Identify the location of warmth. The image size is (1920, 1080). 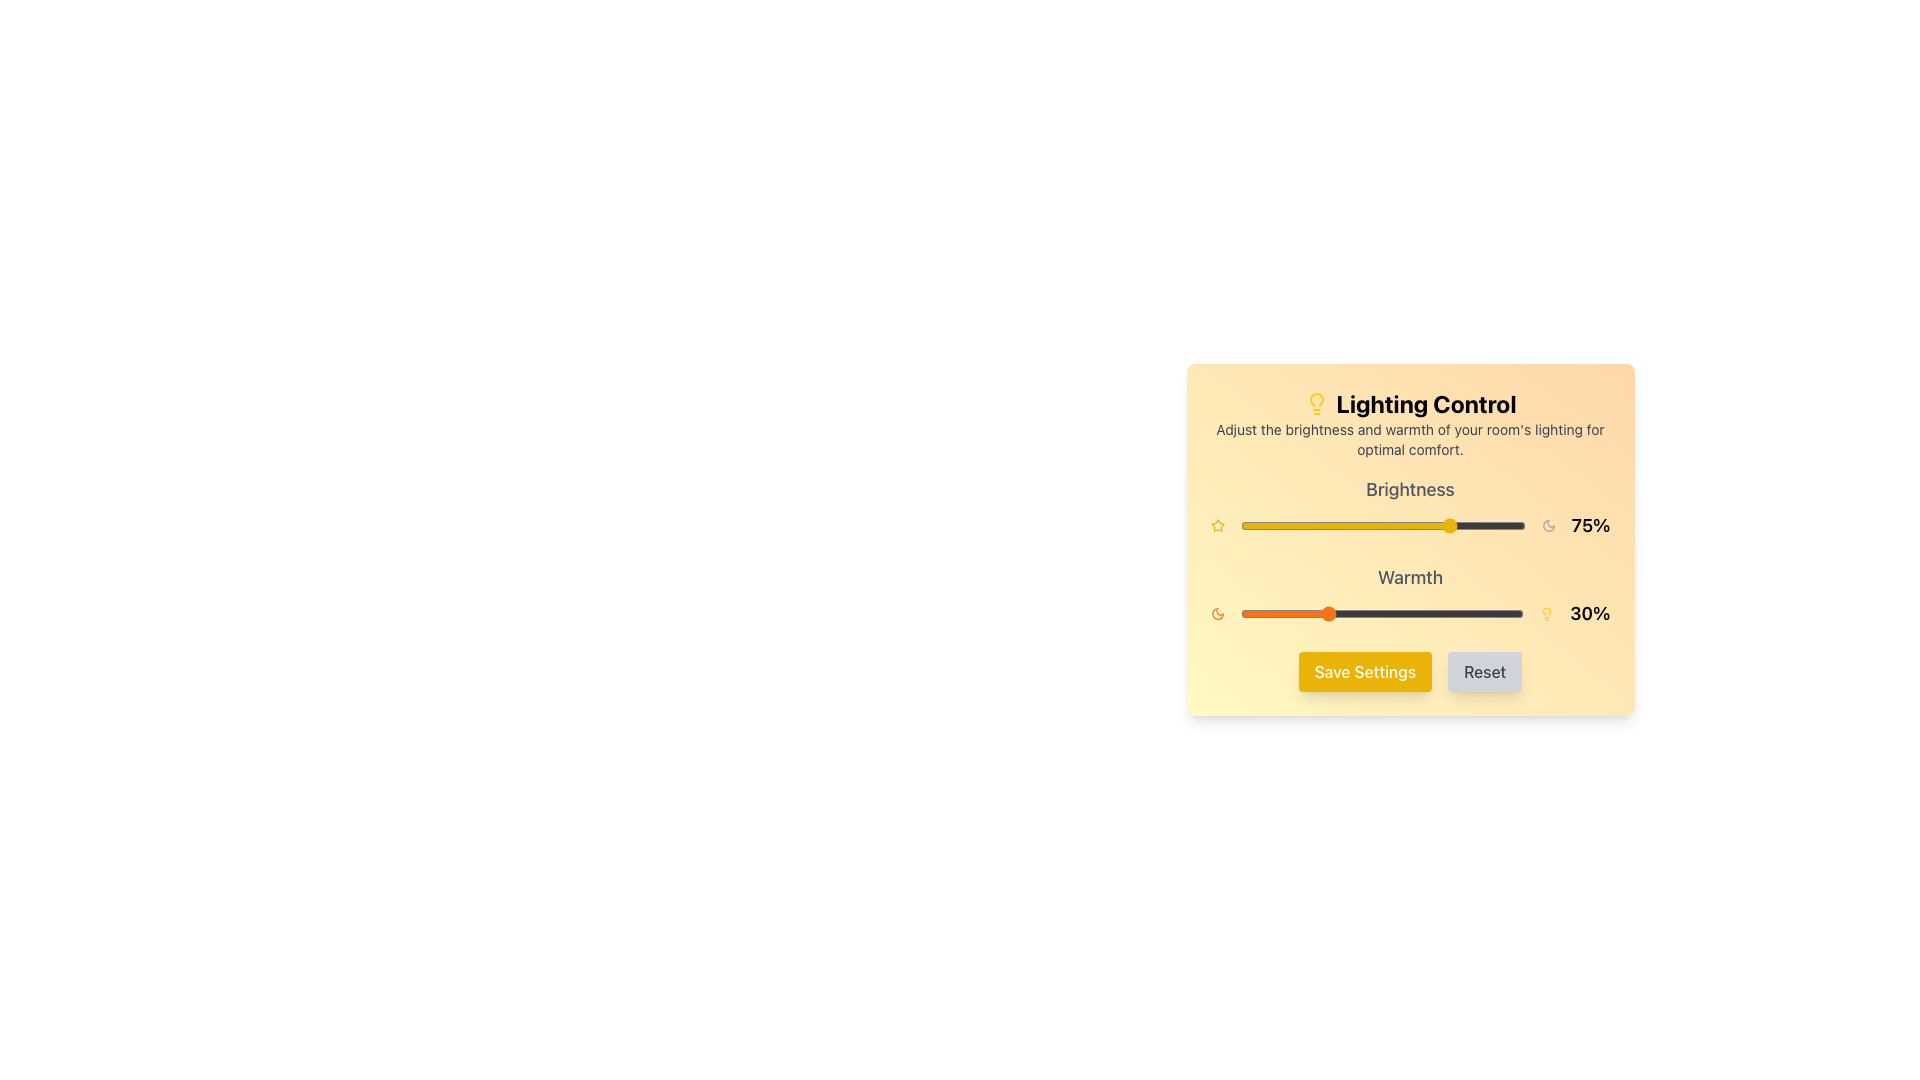
(1351, 612).